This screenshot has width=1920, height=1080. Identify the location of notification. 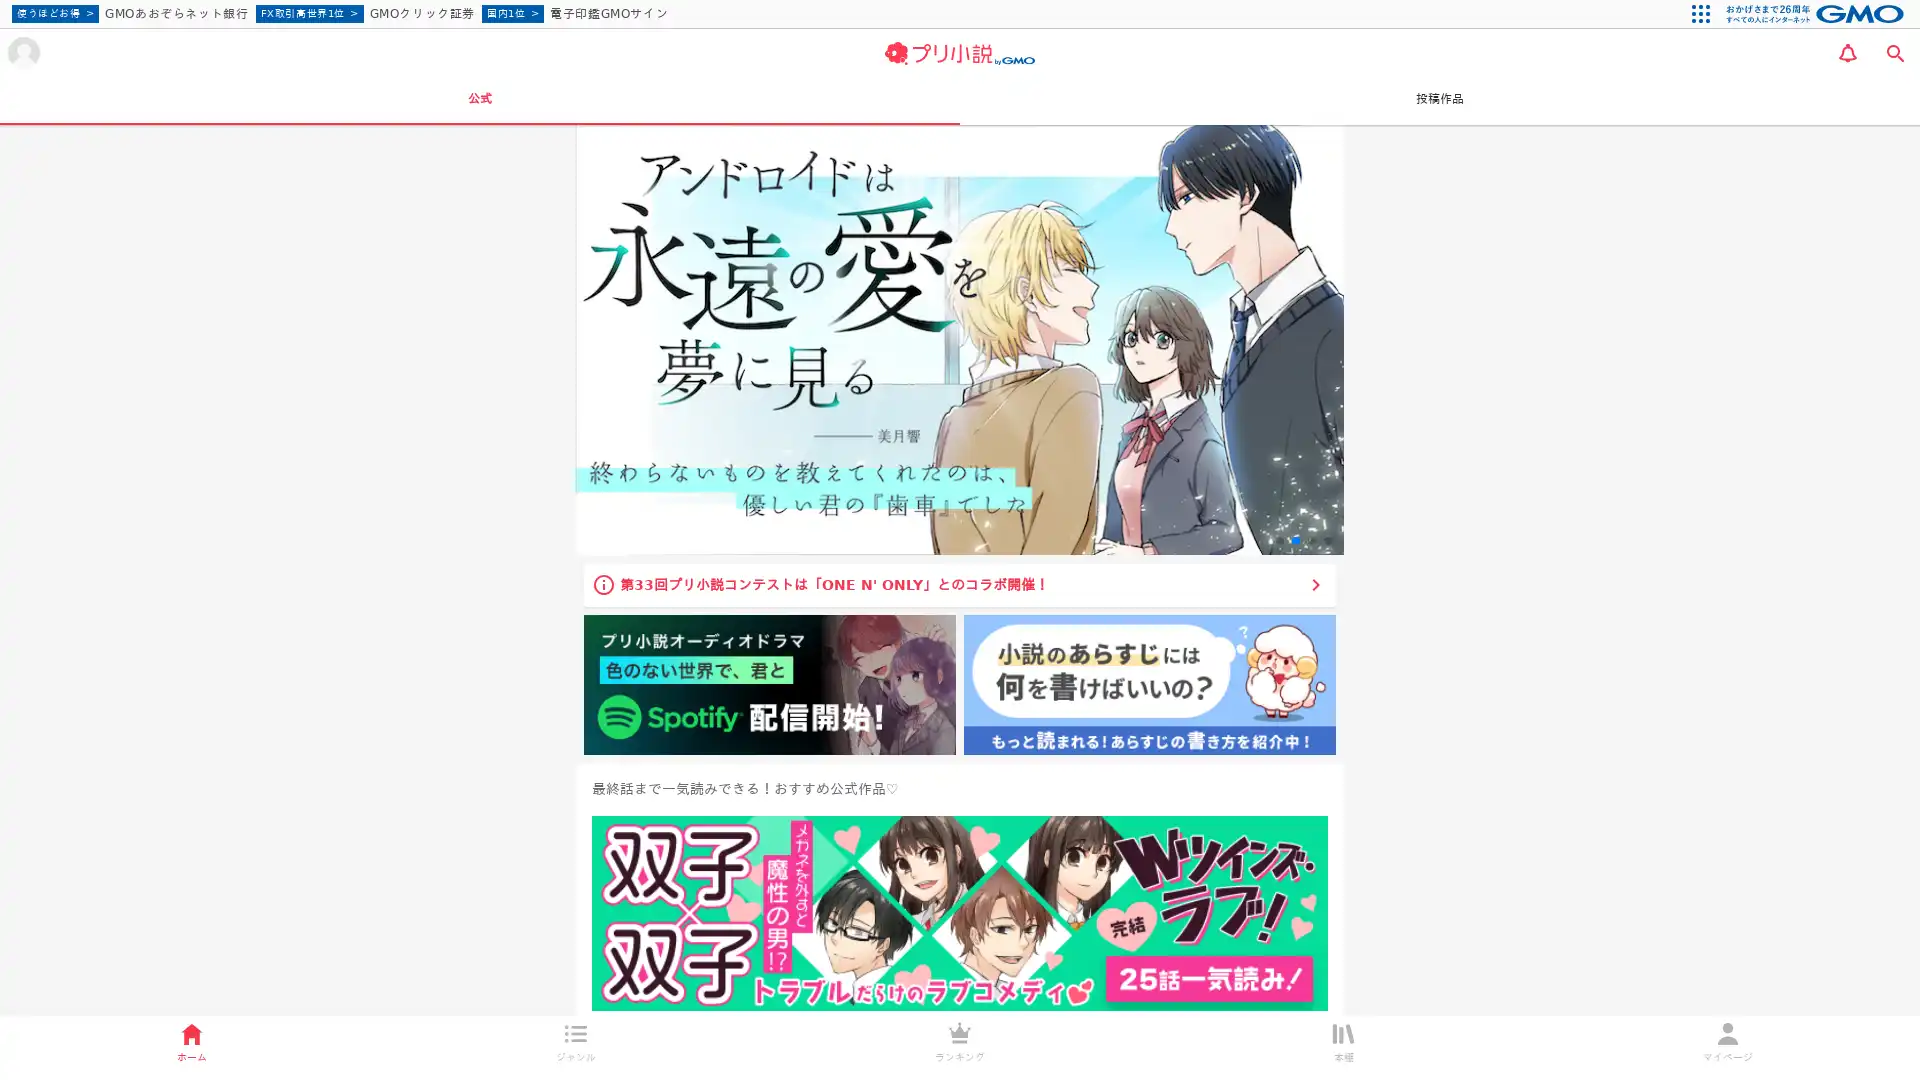
(1847, 52).